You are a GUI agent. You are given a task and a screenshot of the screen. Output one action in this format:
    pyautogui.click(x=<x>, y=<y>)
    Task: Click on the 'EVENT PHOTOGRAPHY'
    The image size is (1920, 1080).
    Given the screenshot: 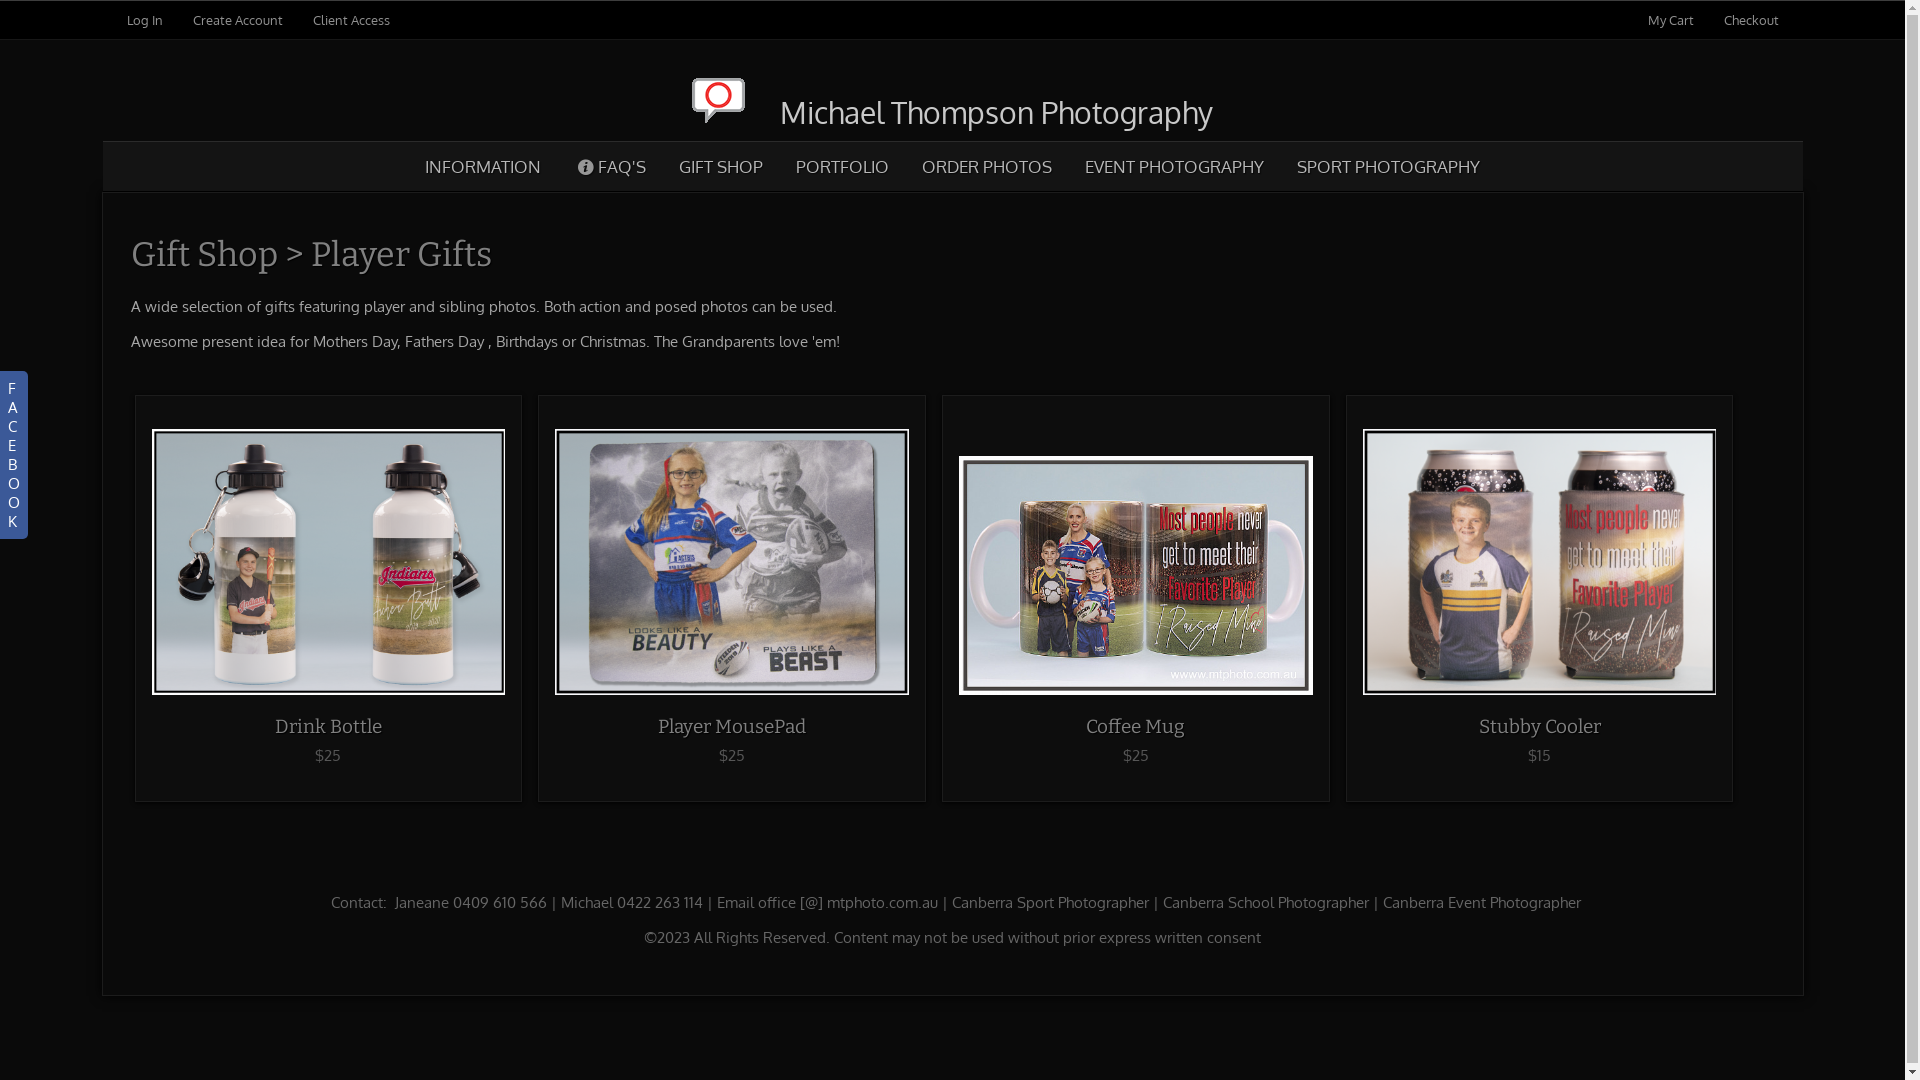 What is the action you would take?
    pyautogui.click(x=1174, y=165)
    